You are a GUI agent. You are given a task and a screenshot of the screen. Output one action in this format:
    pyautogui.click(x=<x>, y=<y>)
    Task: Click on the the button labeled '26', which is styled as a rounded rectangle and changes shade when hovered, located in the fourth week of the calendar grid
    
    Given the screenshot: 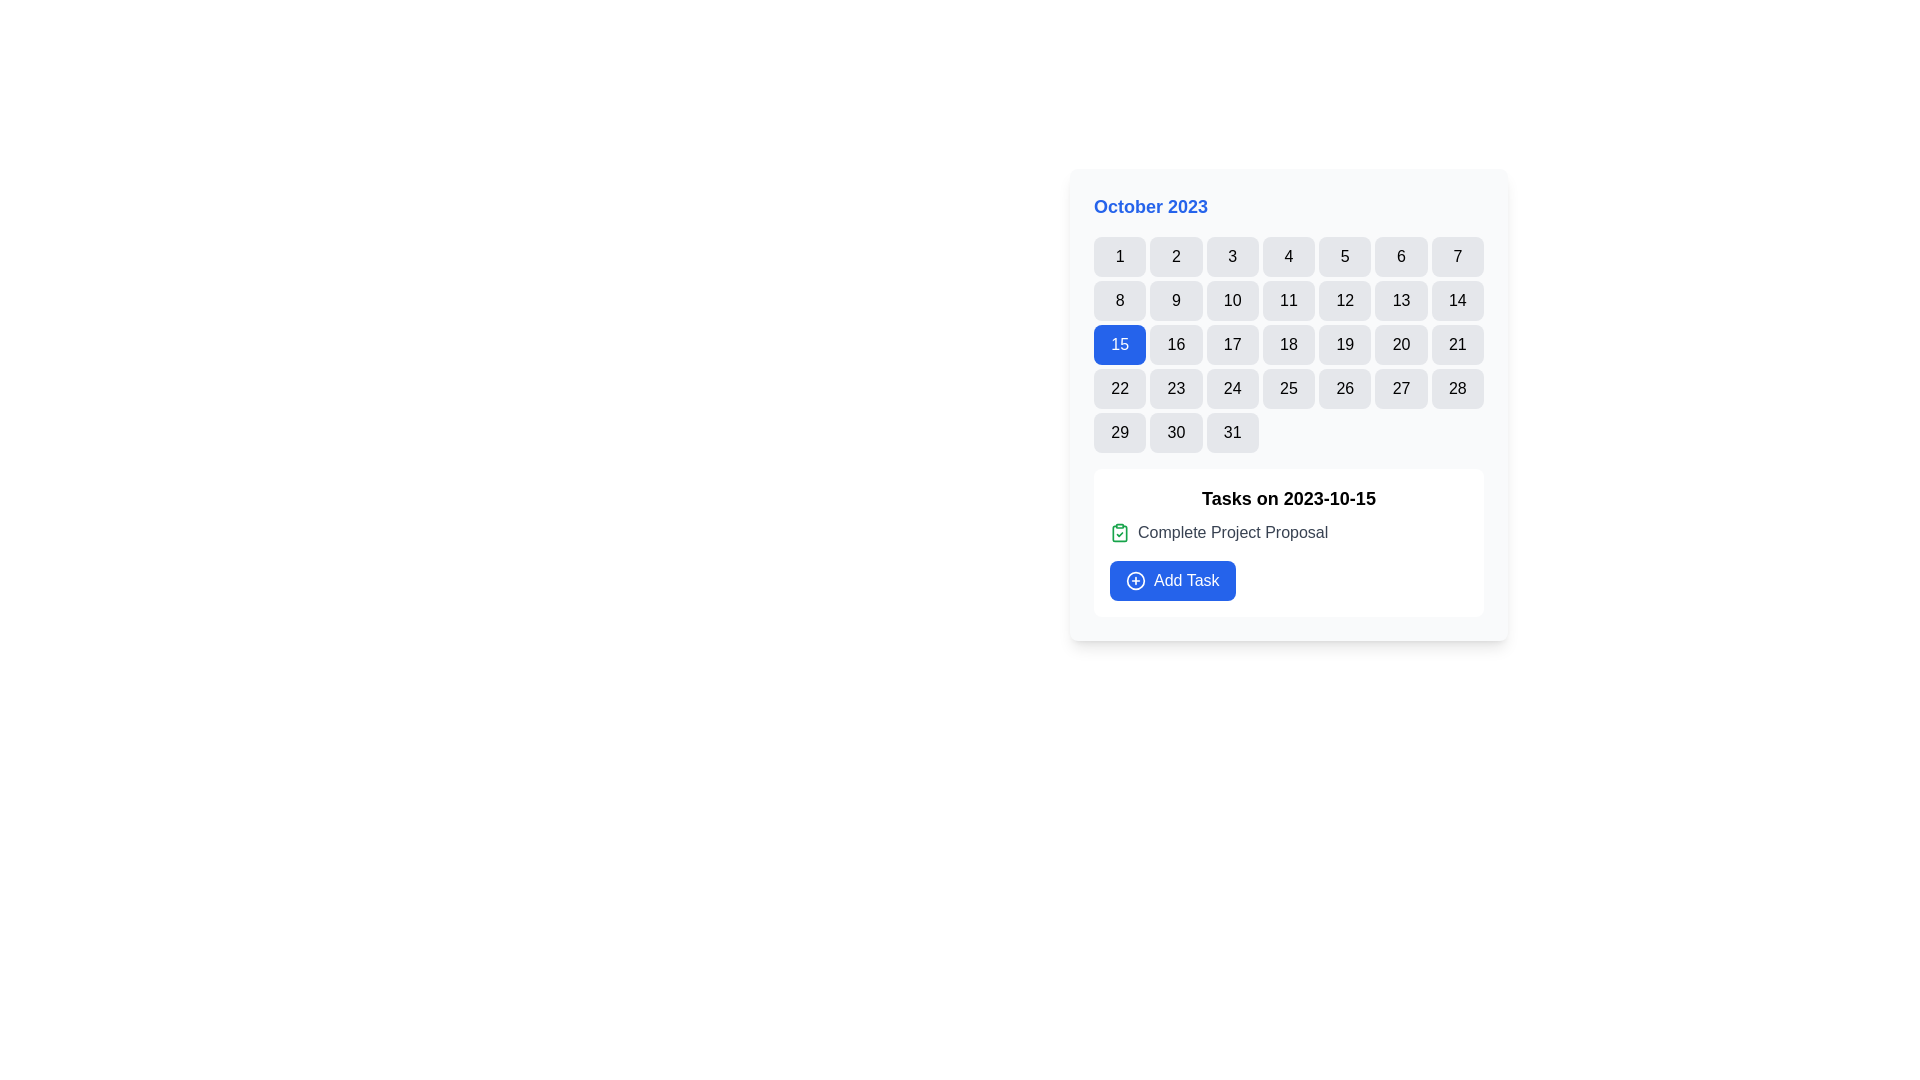 What is the action you would take?
    pyautogui.click(x=1345, y=389)
    